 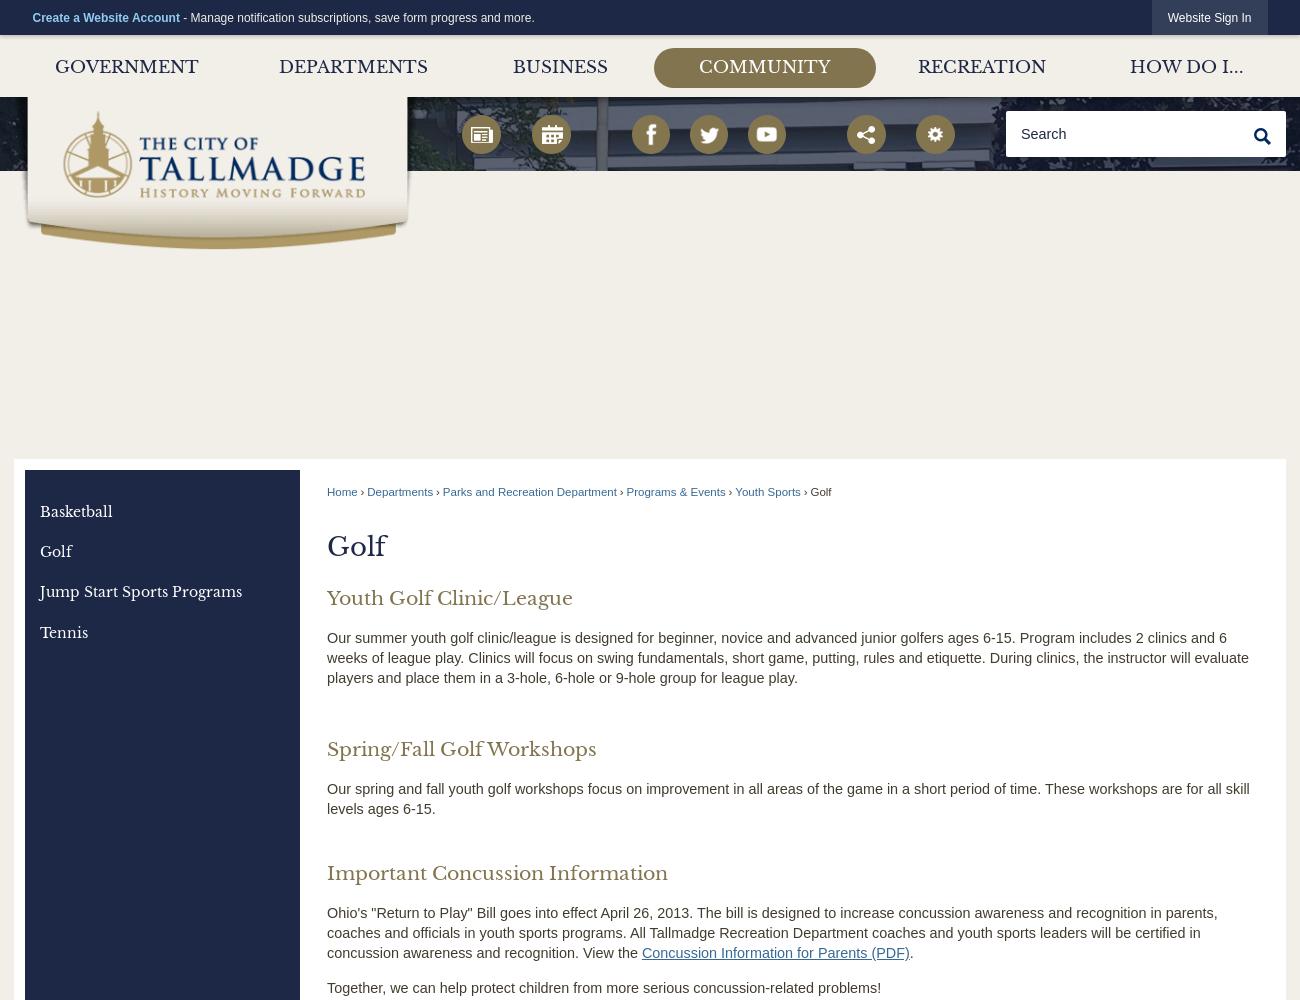 What do you see at coordinates (362, 18) in the screenshot?
I see `'- Manage notification subscriptions, save form progress and more.'` at bounding box center [362, 18].